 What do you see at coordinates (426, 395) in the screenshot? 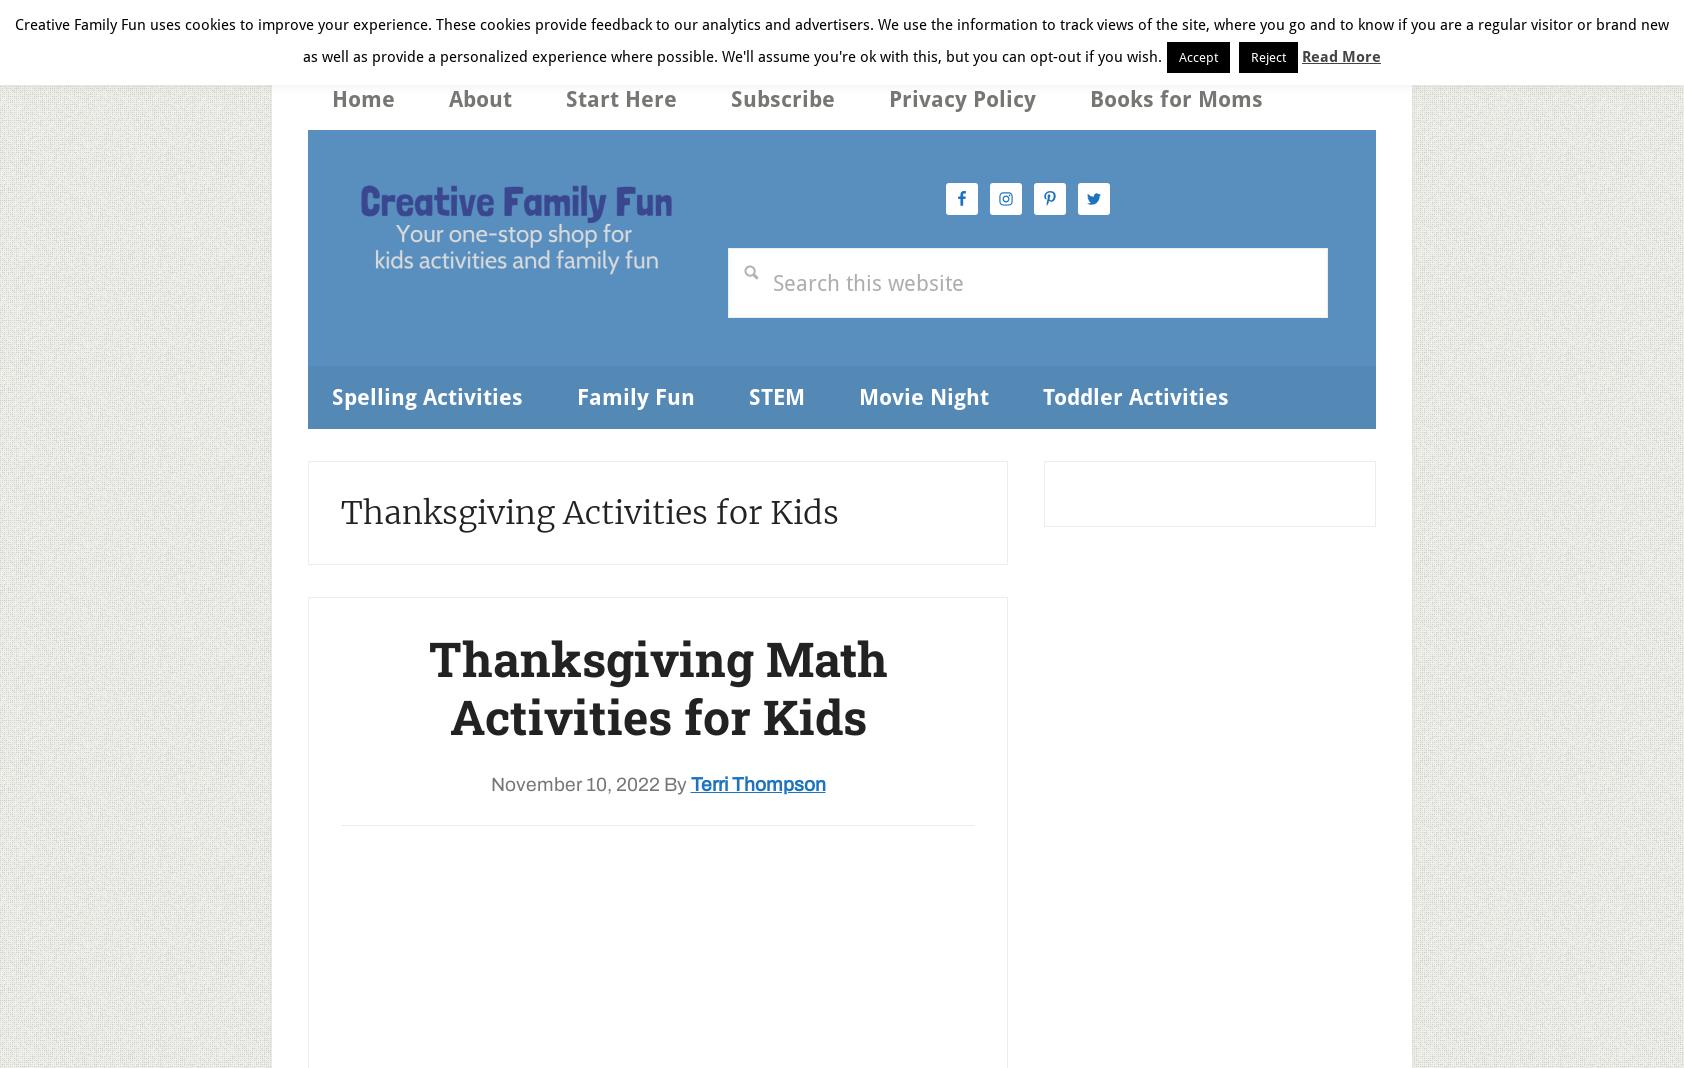
I see `'Spelling Activities'` at bounding box center [426, 395].